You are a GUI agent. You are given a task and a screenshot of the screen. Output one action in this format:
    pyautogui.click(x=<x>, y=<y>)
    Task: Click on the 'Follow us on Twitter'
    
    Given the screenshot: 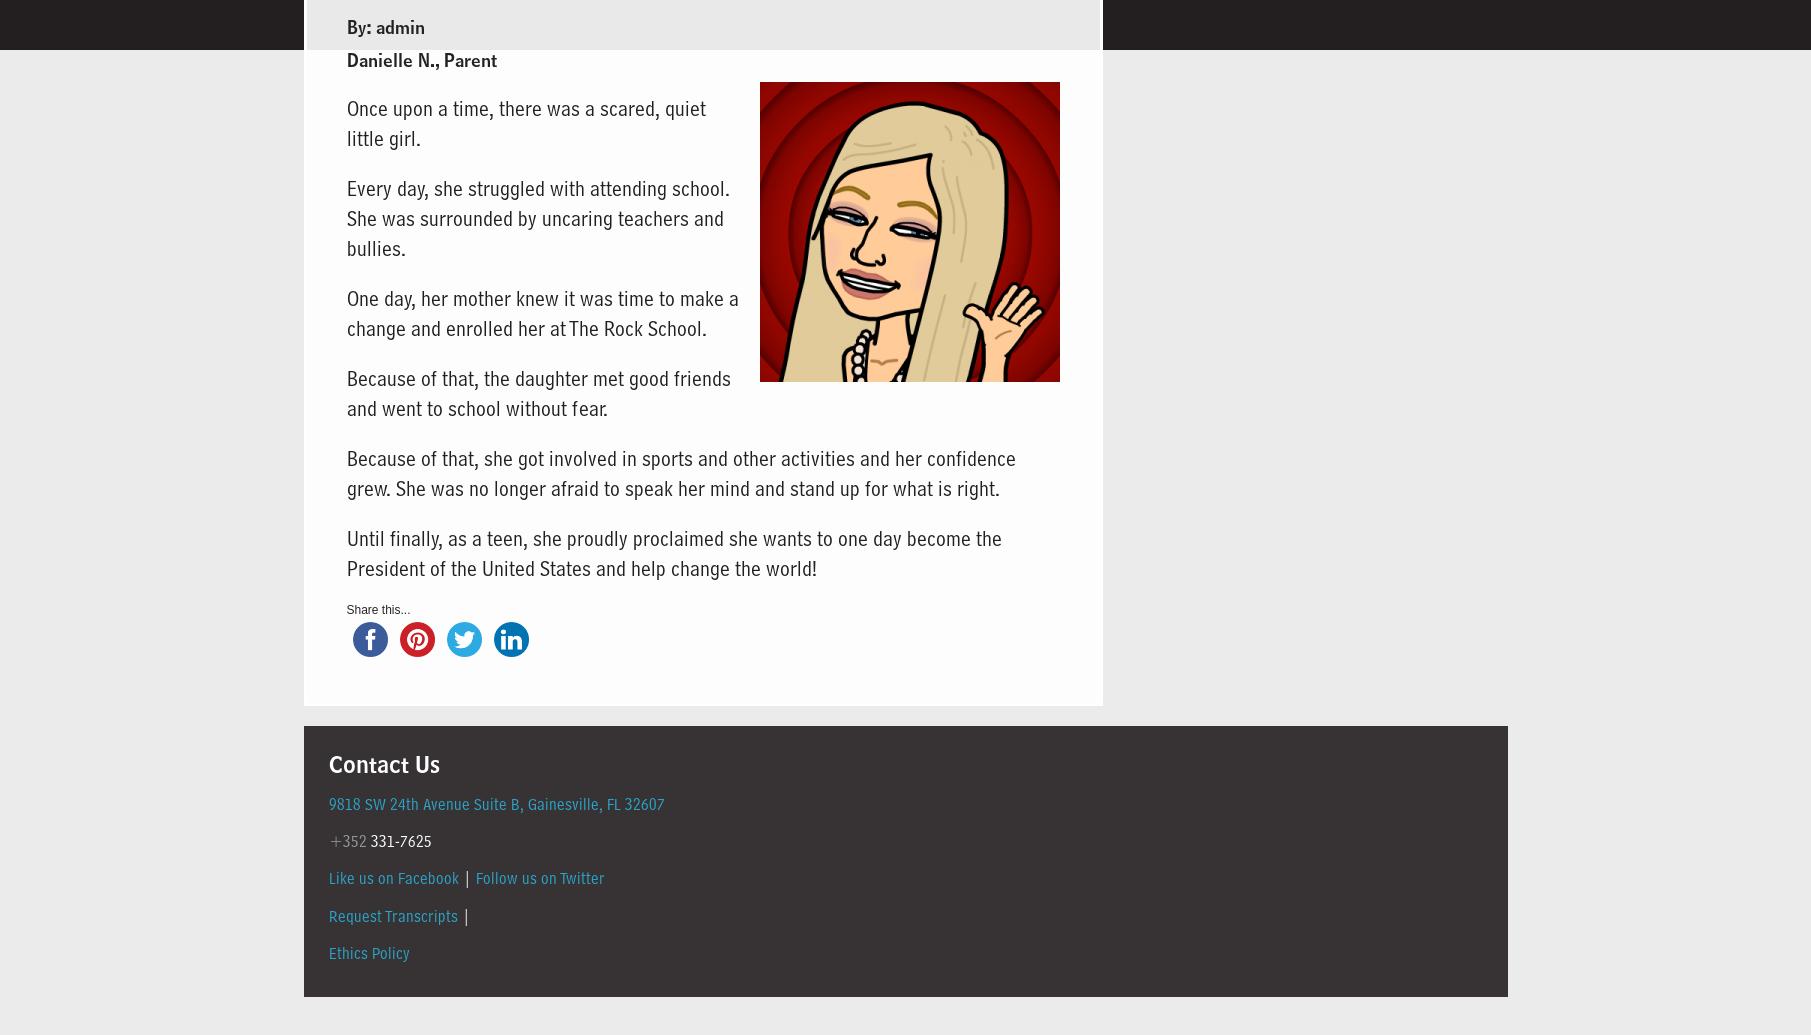 What is the action you would take?
    pyautogui.click(x=538, y=877)
    